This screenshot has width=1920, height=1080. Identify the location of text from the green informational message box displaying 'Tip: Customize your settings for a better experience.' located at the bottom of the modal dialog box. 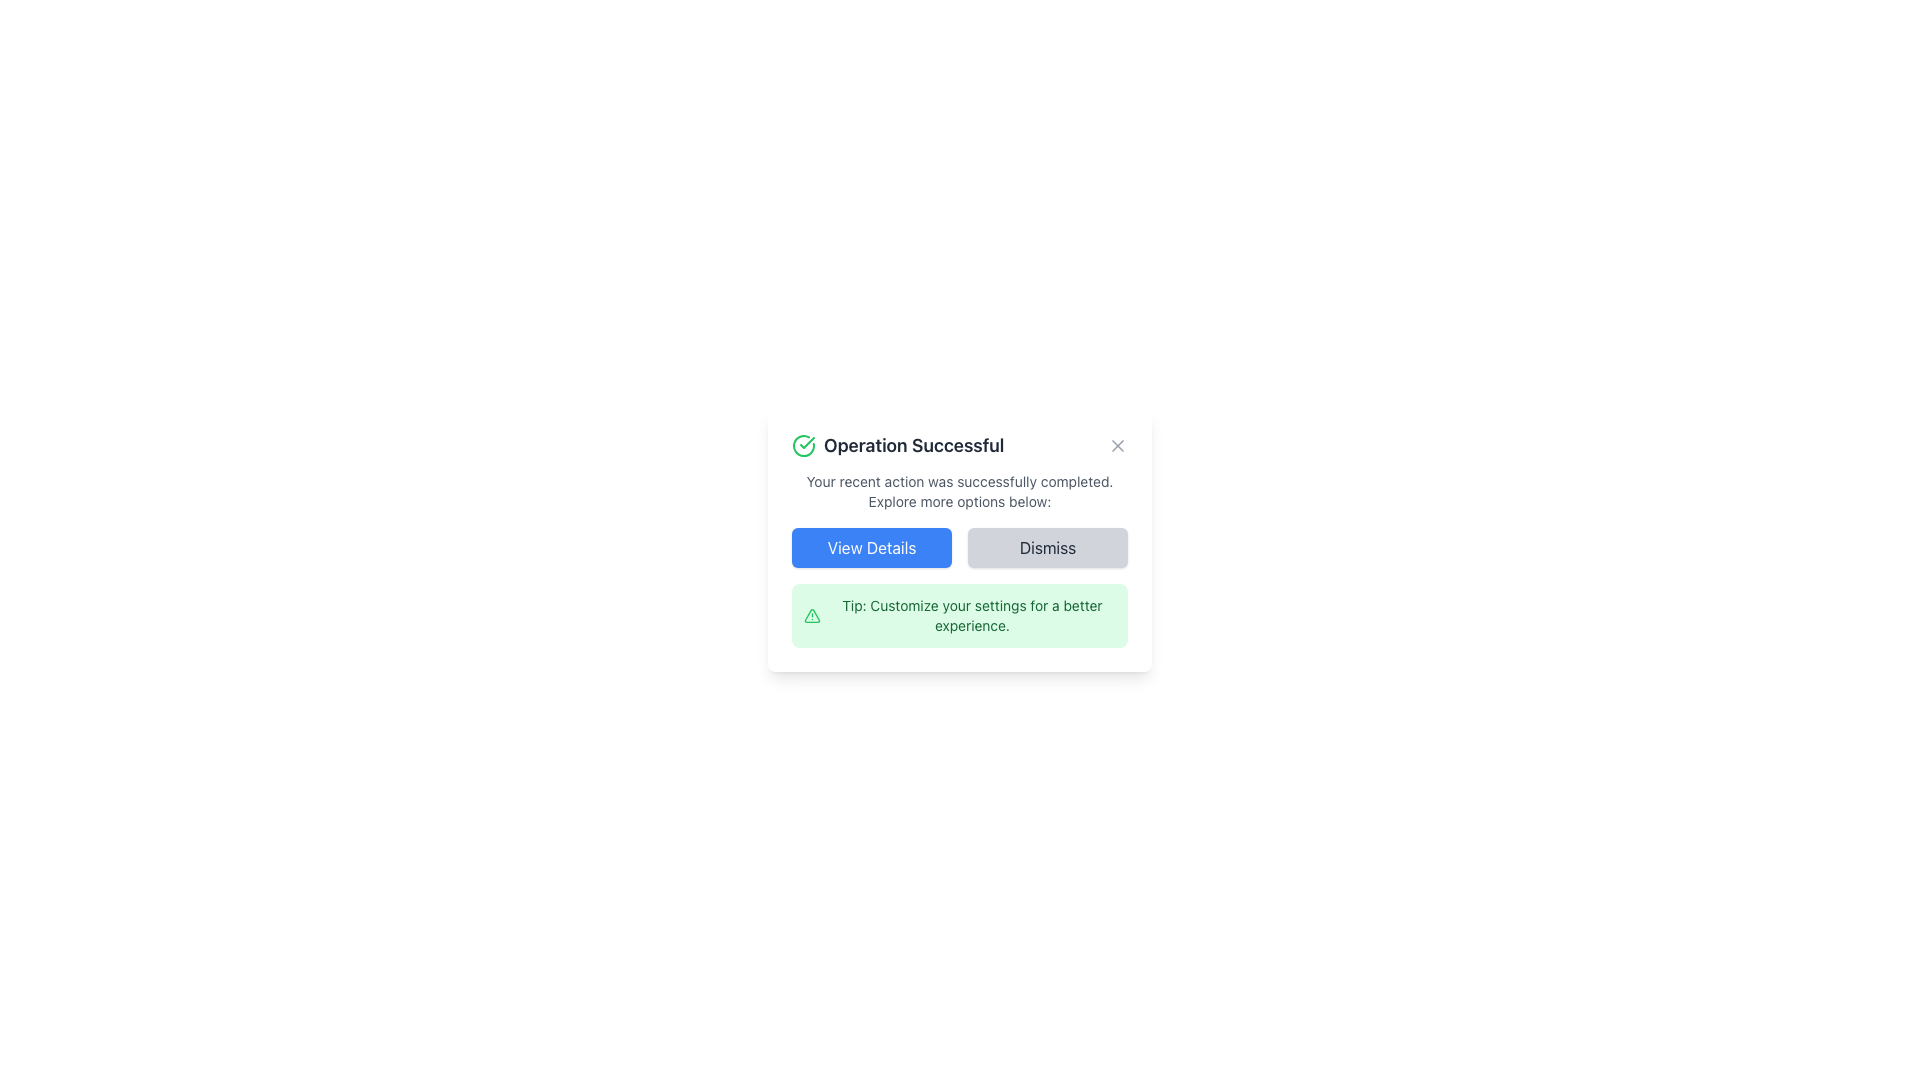
(960, 615).